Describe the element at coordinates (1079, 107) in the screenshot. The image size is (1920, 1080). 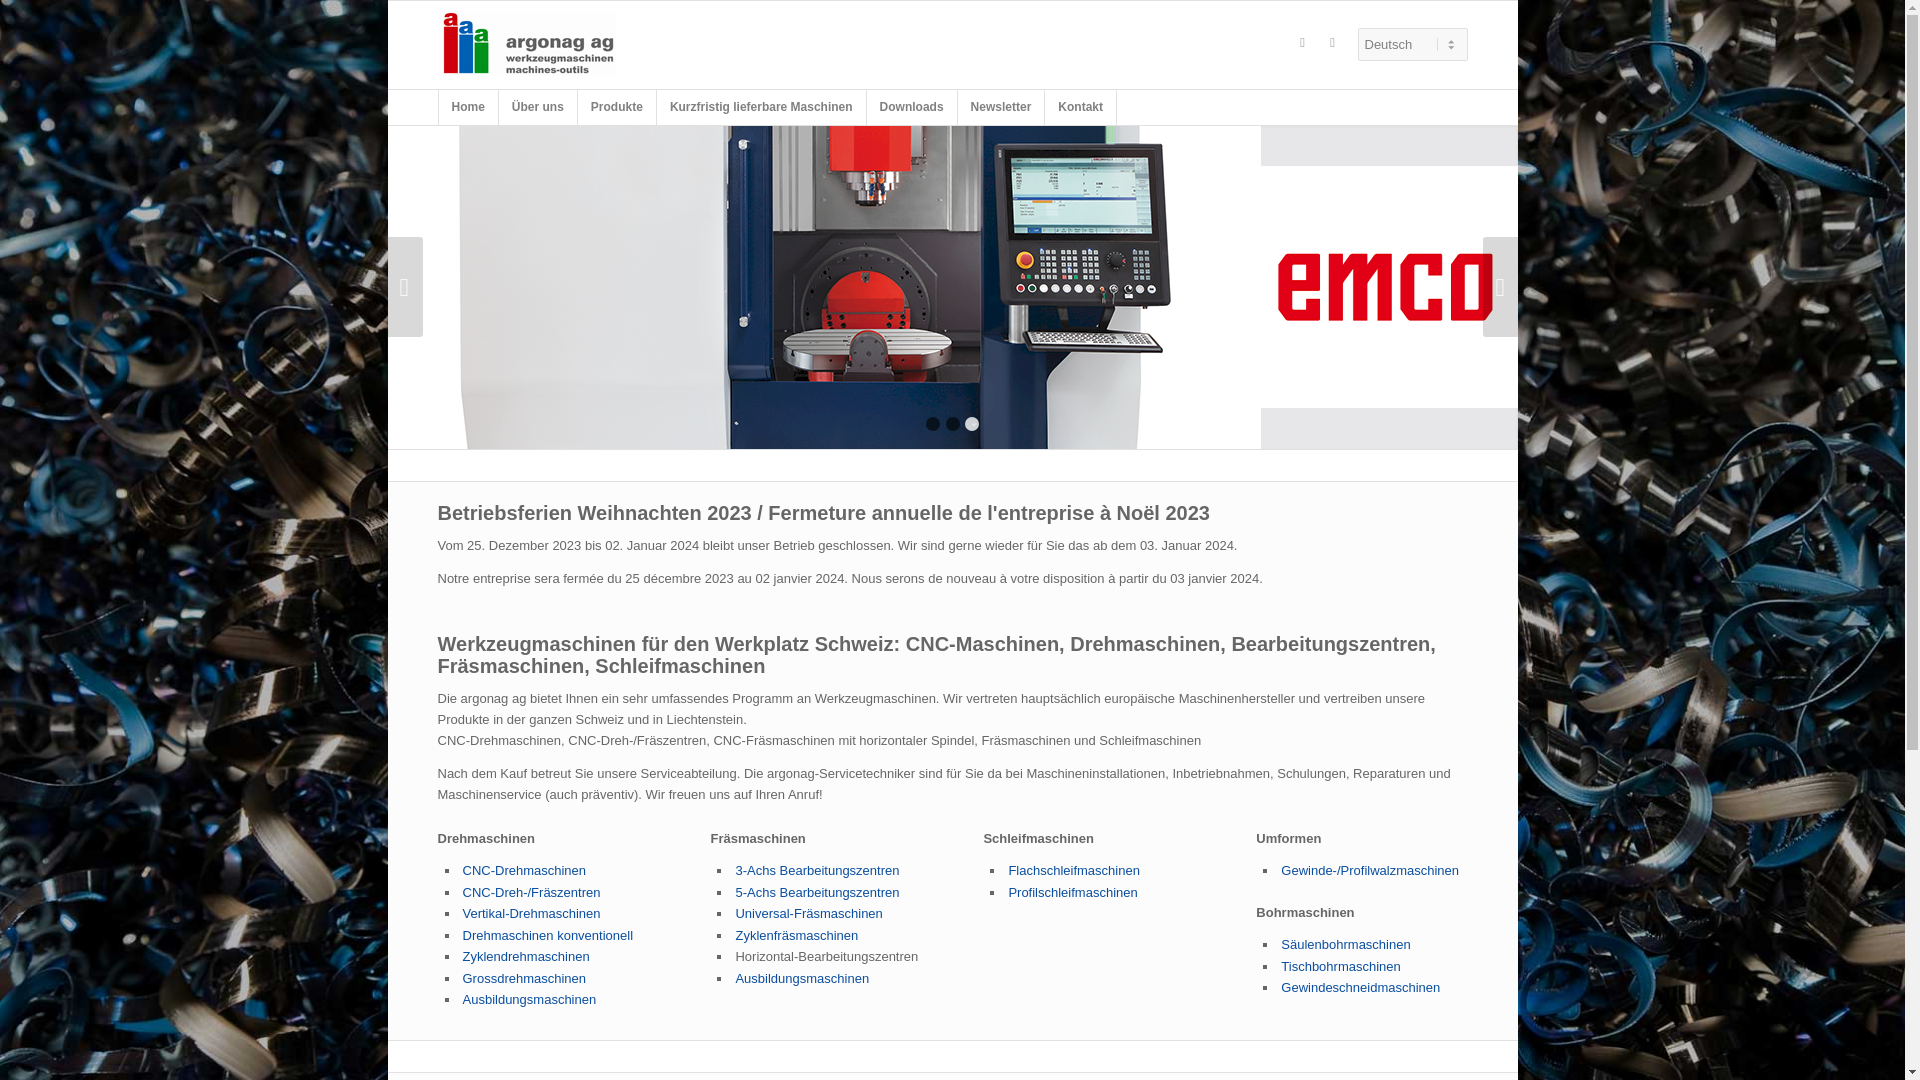
I see `'Kontakt'` at that location.